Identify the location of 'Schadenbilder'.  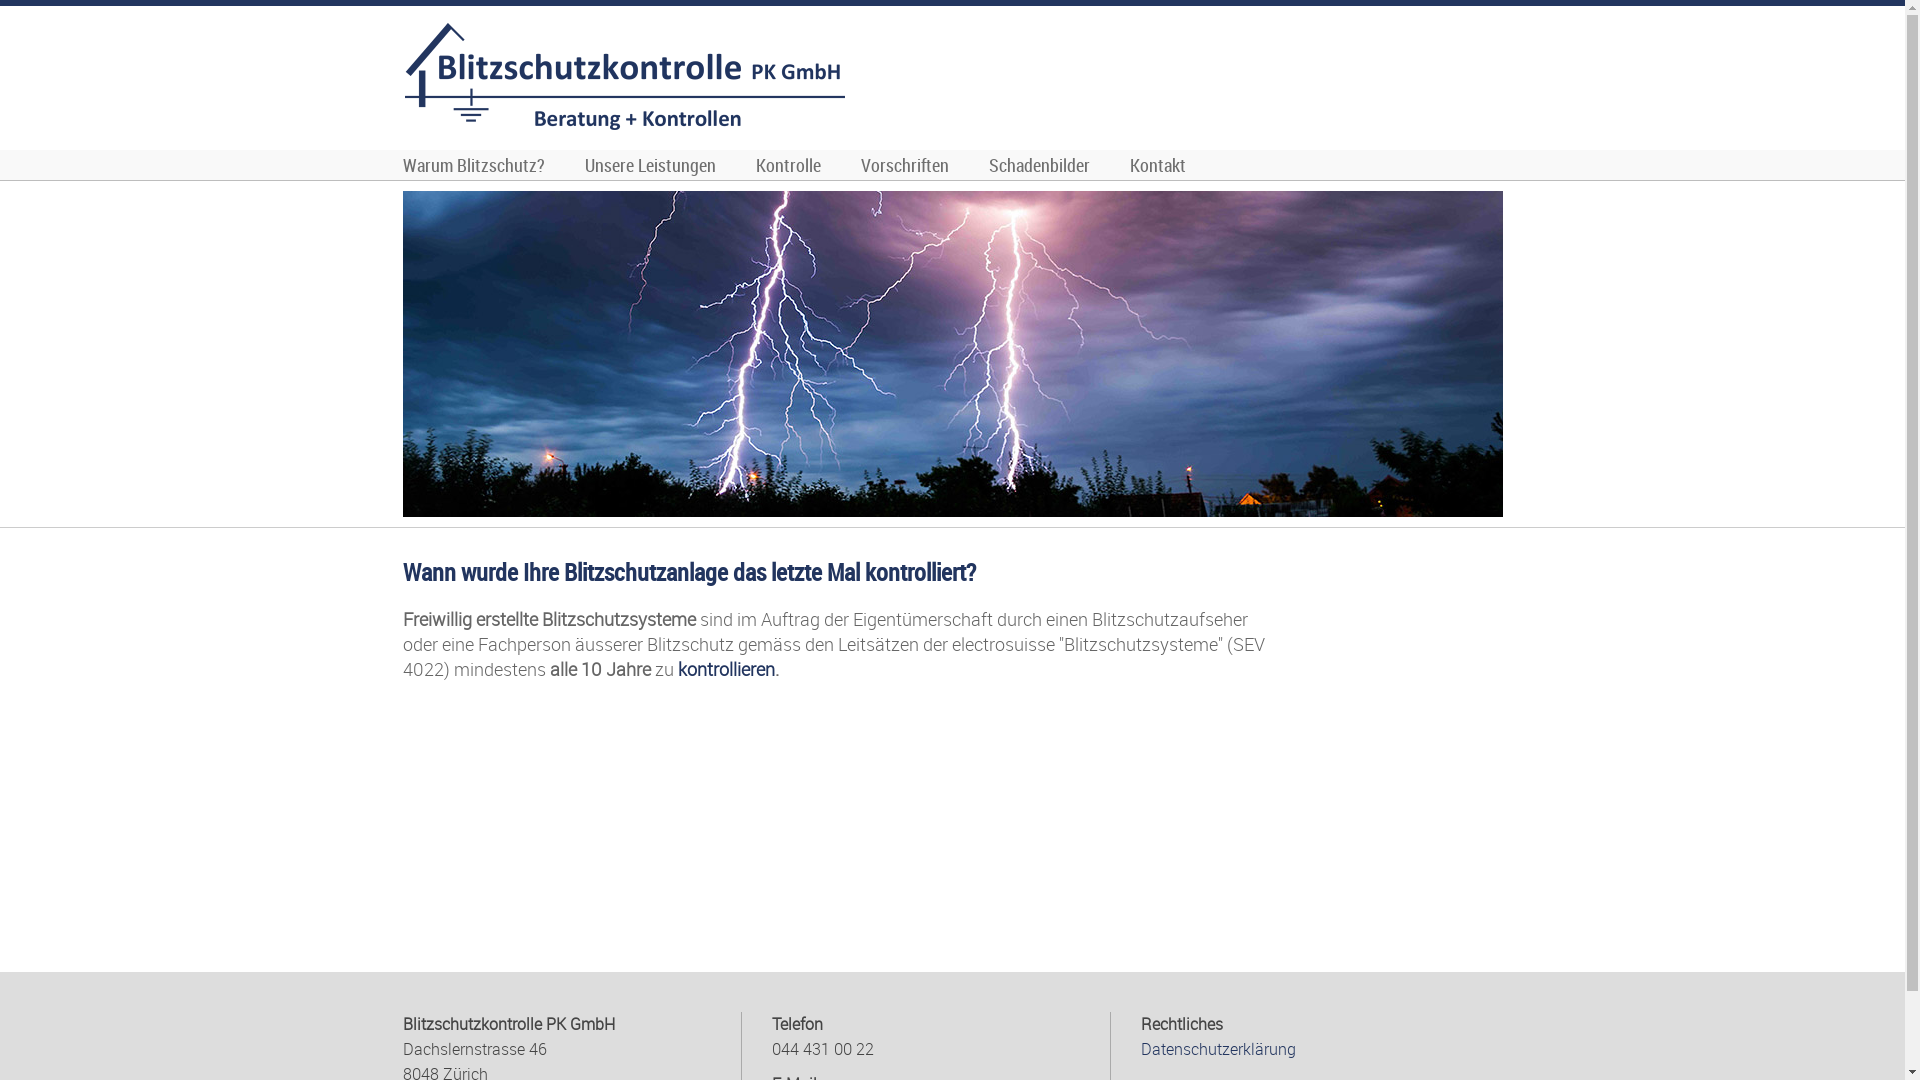
(1038, 164).